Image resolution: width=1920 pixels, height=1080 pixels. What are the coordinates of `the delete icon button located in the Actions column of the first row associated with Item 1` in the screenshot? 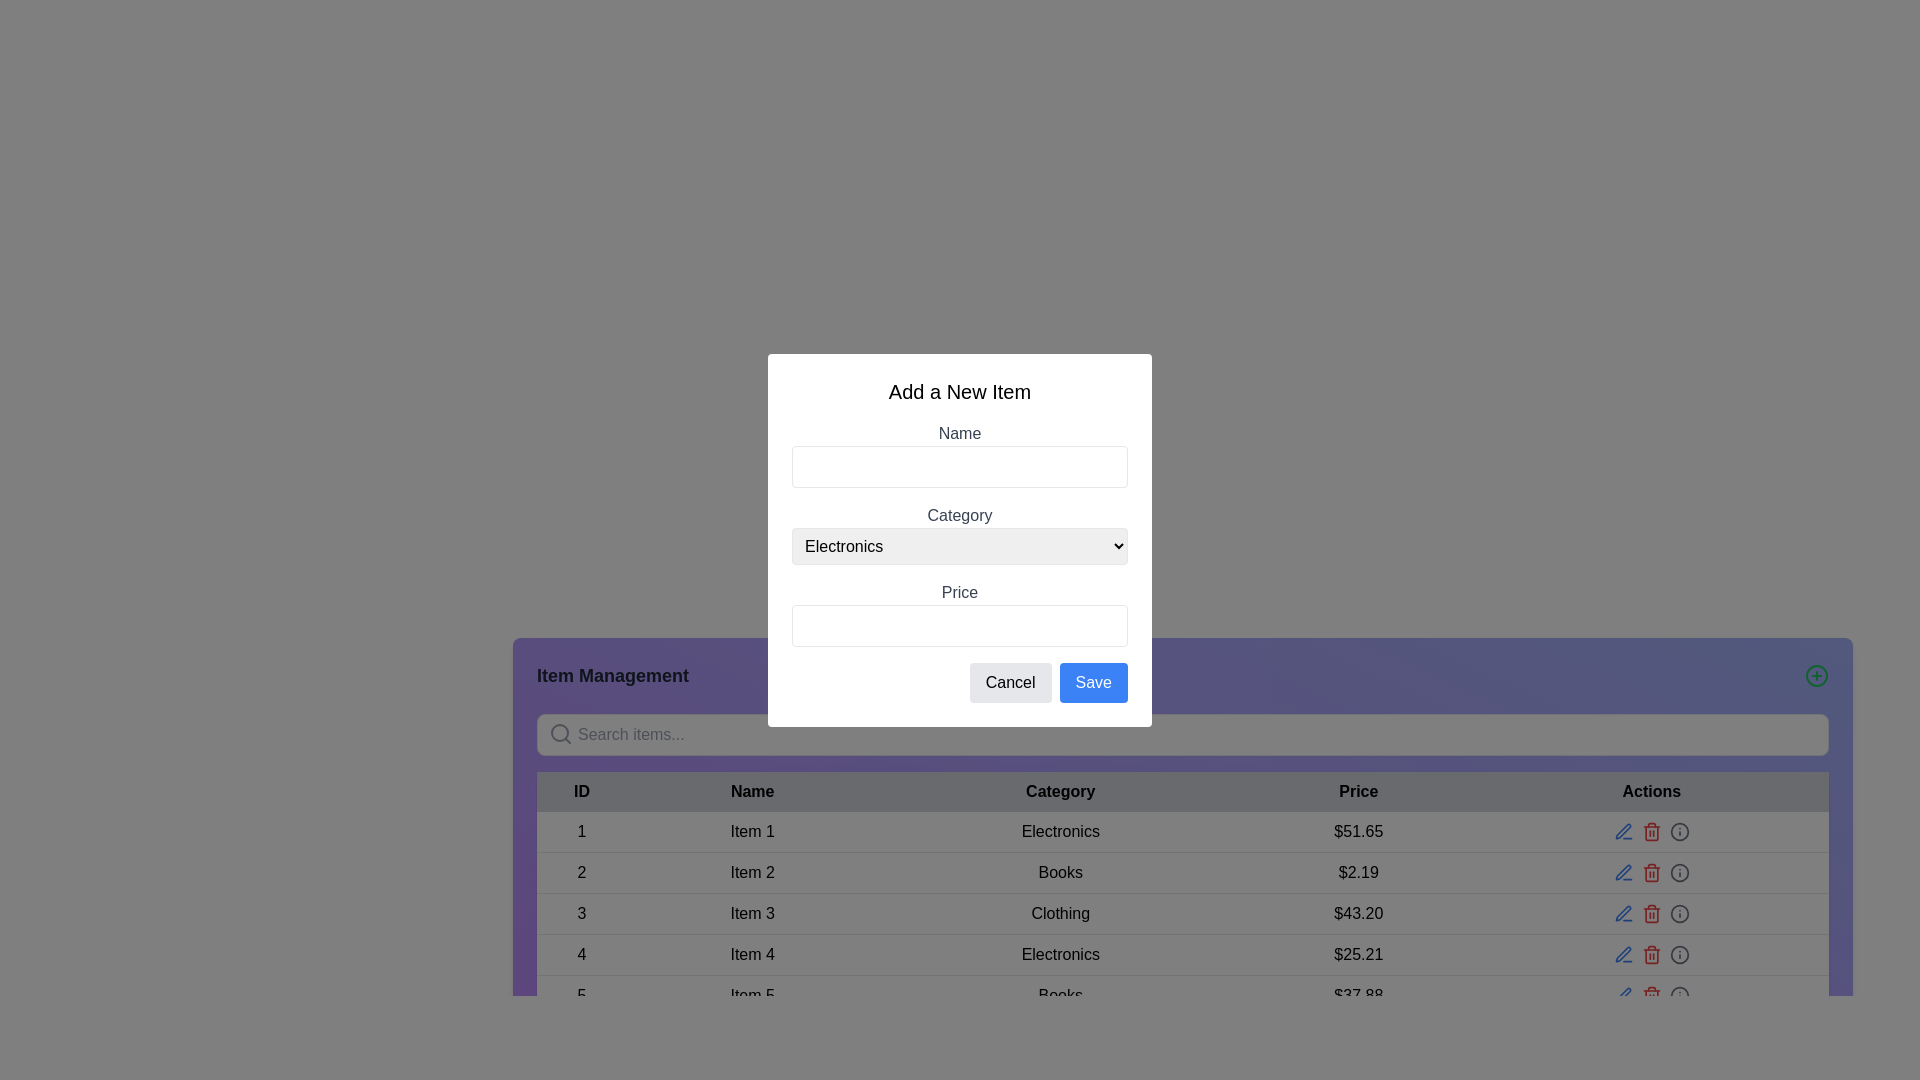 It's located at (1651, 832).